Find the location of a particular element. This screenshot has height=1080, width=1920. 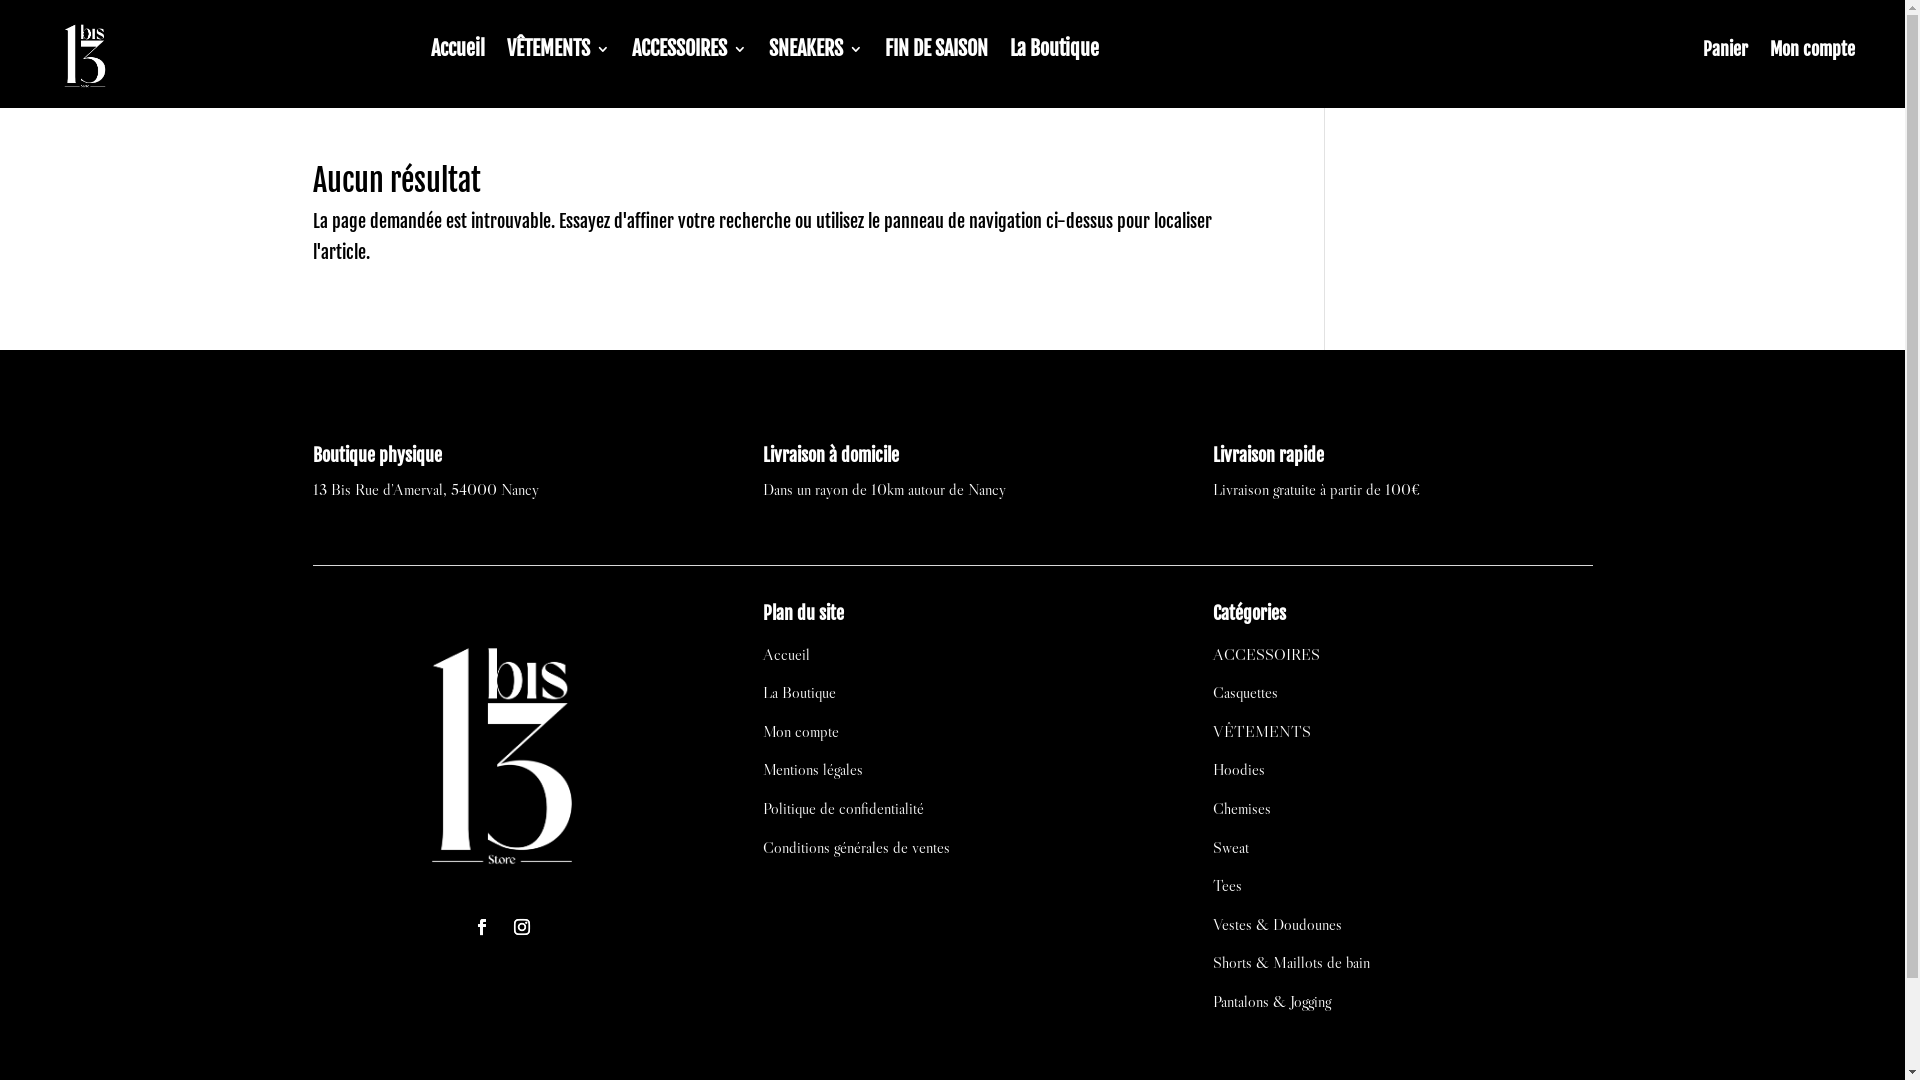

'Casquettes' is located at coordinates (1244, 690).